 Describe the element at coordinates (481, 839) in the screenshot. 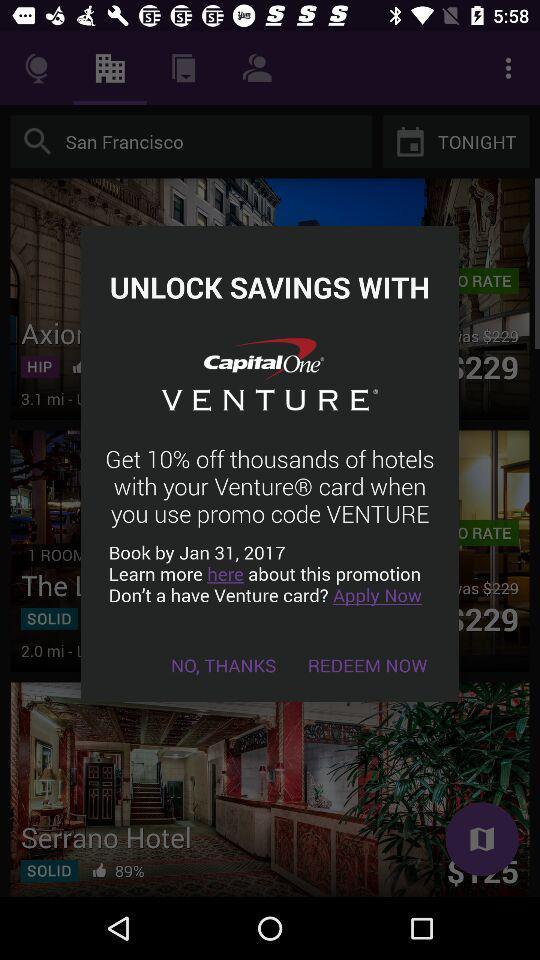

I see `the book icon` at that location.